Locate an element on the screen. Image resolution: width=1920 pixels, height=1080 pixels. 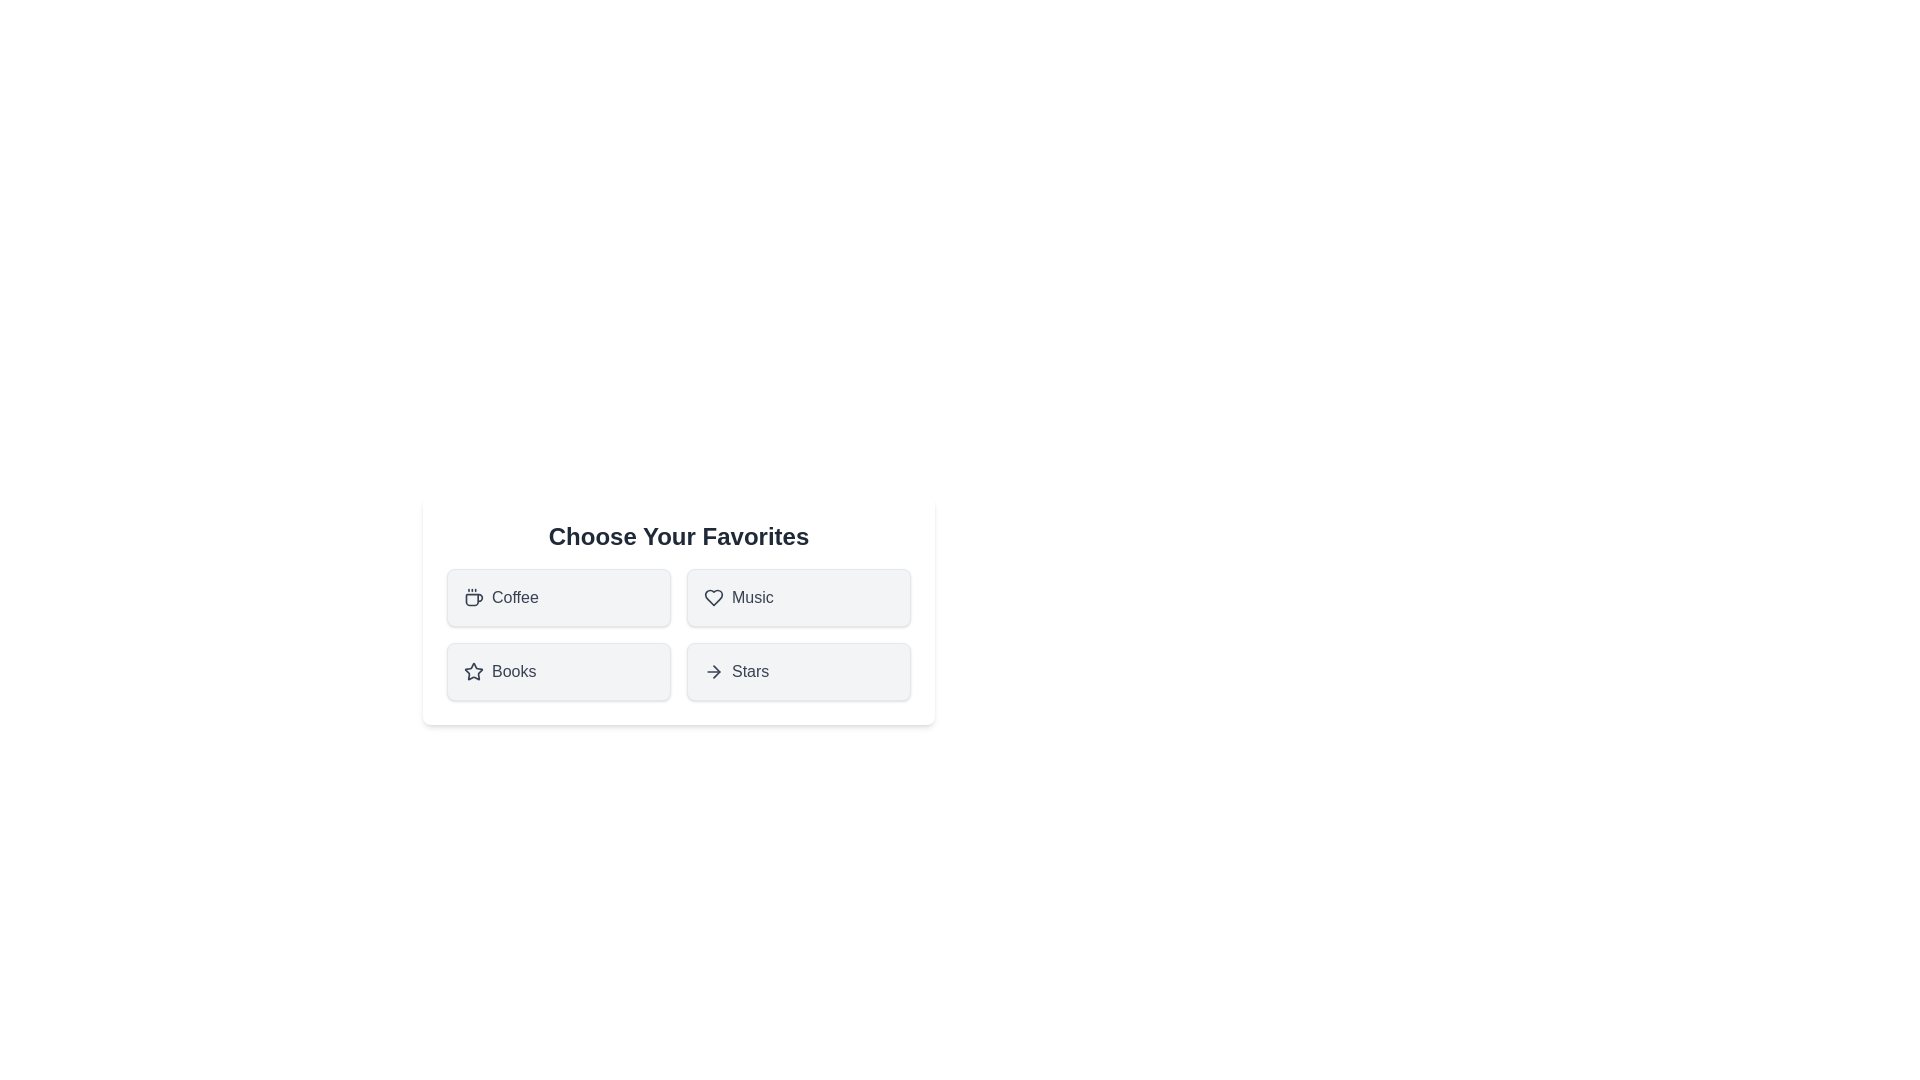
the rightward arrow icon located towards the right edge of the 'Stars' button in the bottom-right of a 2x2 grid layout is located at coordinates (714, 671).